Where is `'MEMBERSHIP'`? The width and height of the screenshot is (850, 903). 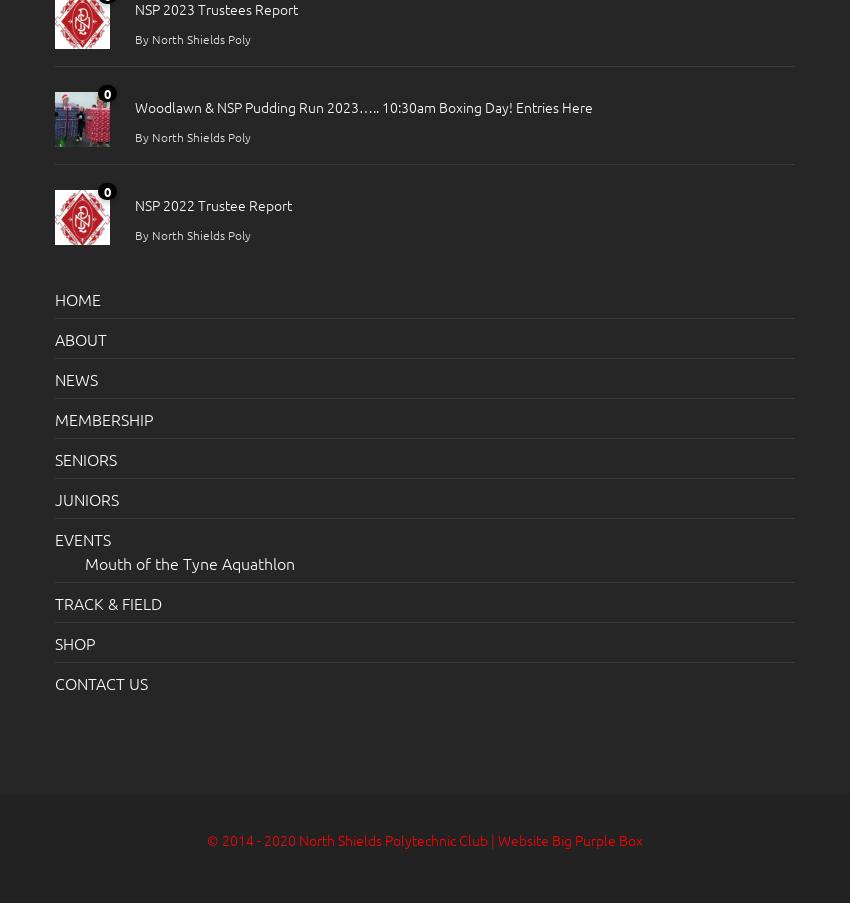 'MEMBERSHIP' is located at coordinates (103, 416).